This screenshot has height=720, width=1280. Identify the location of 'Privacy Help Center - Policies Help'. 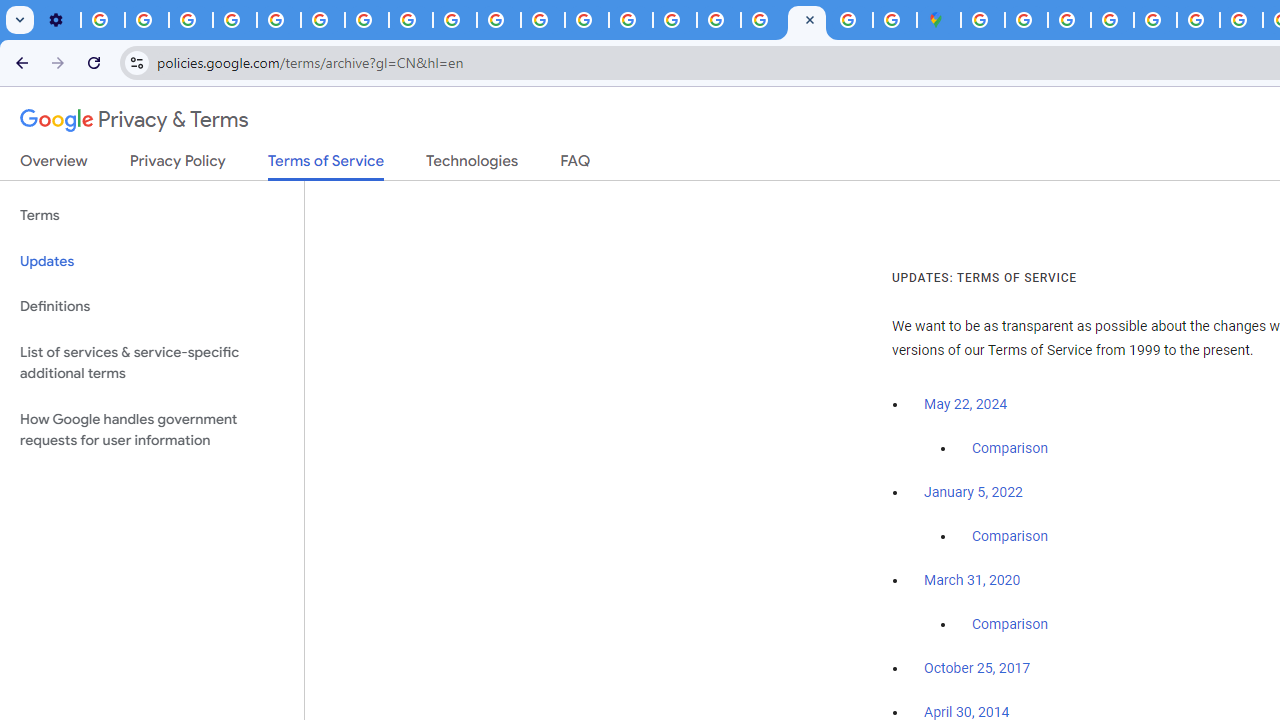
(585, 20).